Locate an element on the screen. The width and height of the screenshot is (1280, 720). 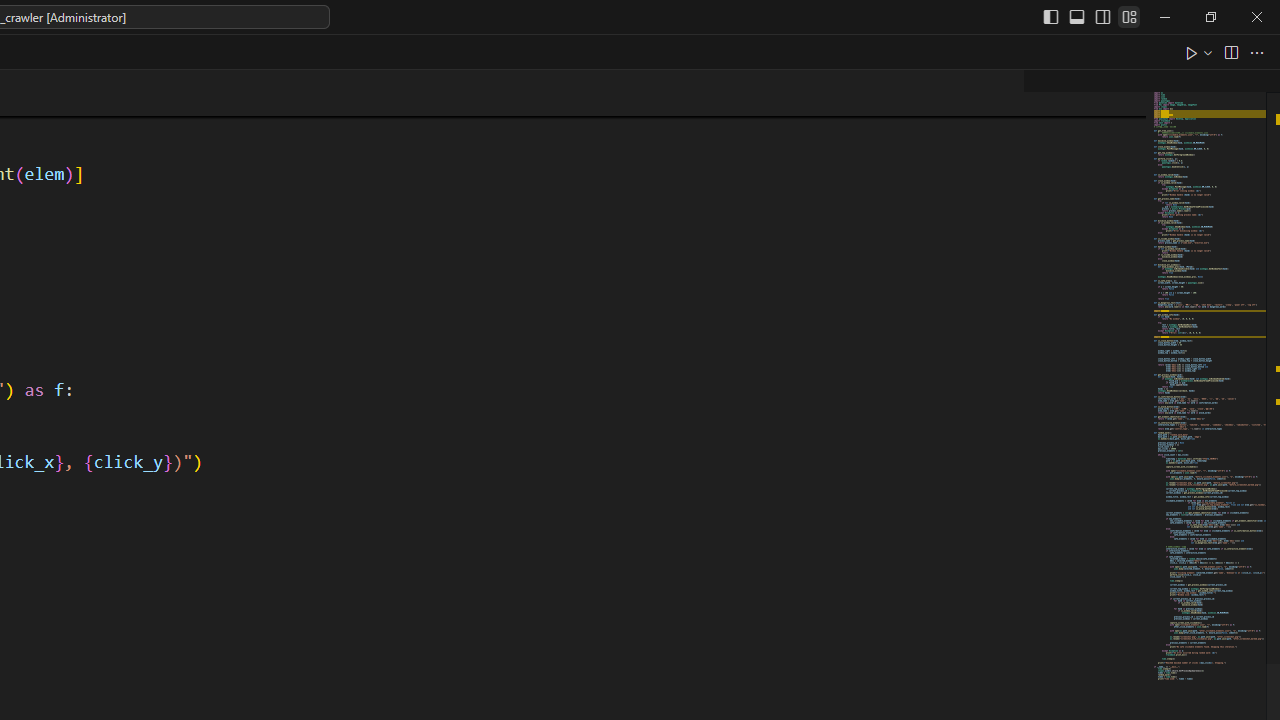
'Split Editor Right (Ctrl+\) [Alt] Split Editor Down' is located at coordinates (1229, 51).